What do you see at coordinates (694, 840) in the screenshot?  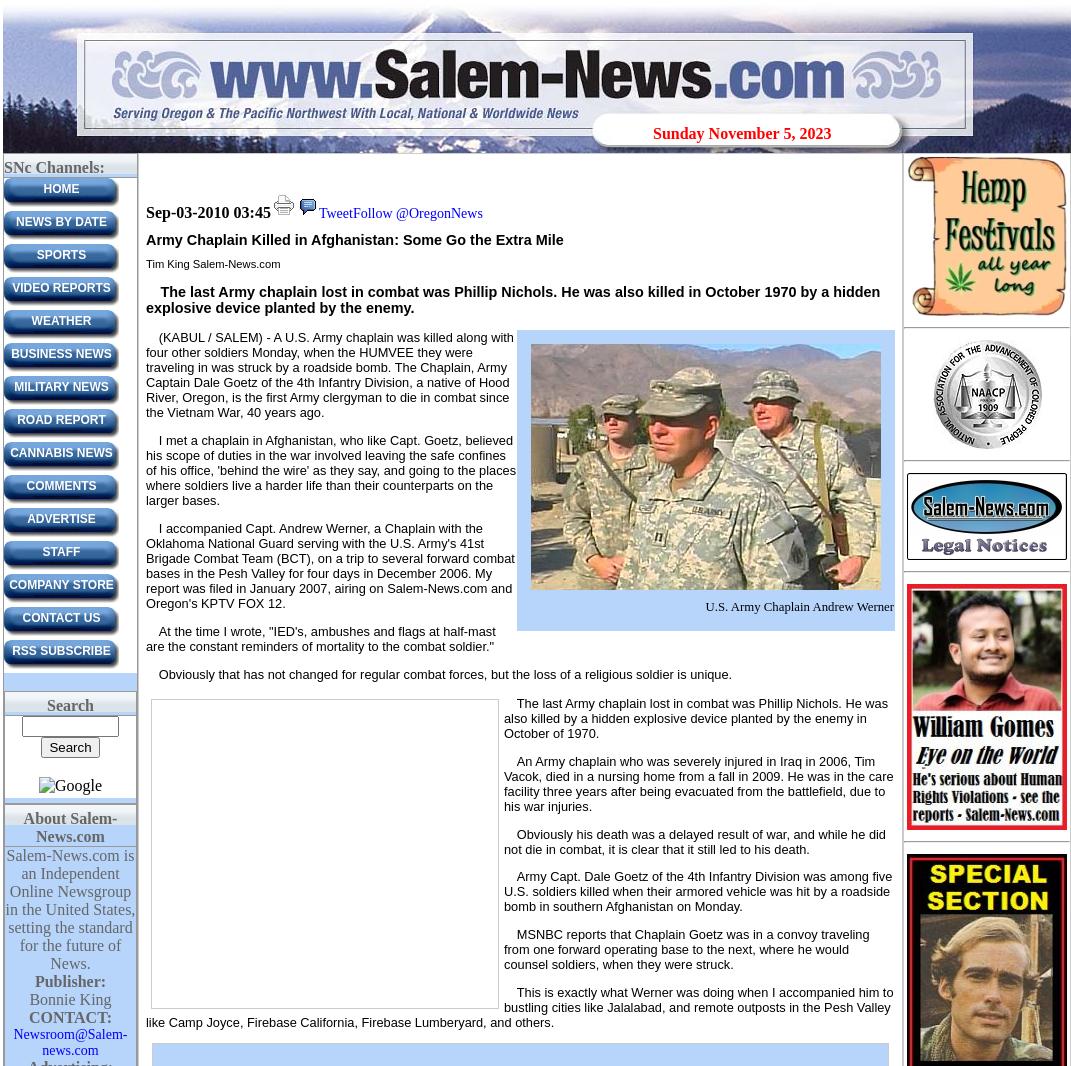 I see `'Obviously his death was a delayed result of war, and while he did not die in combat, it is clear that it still led to his death.'` at bounding box center [694, 840].